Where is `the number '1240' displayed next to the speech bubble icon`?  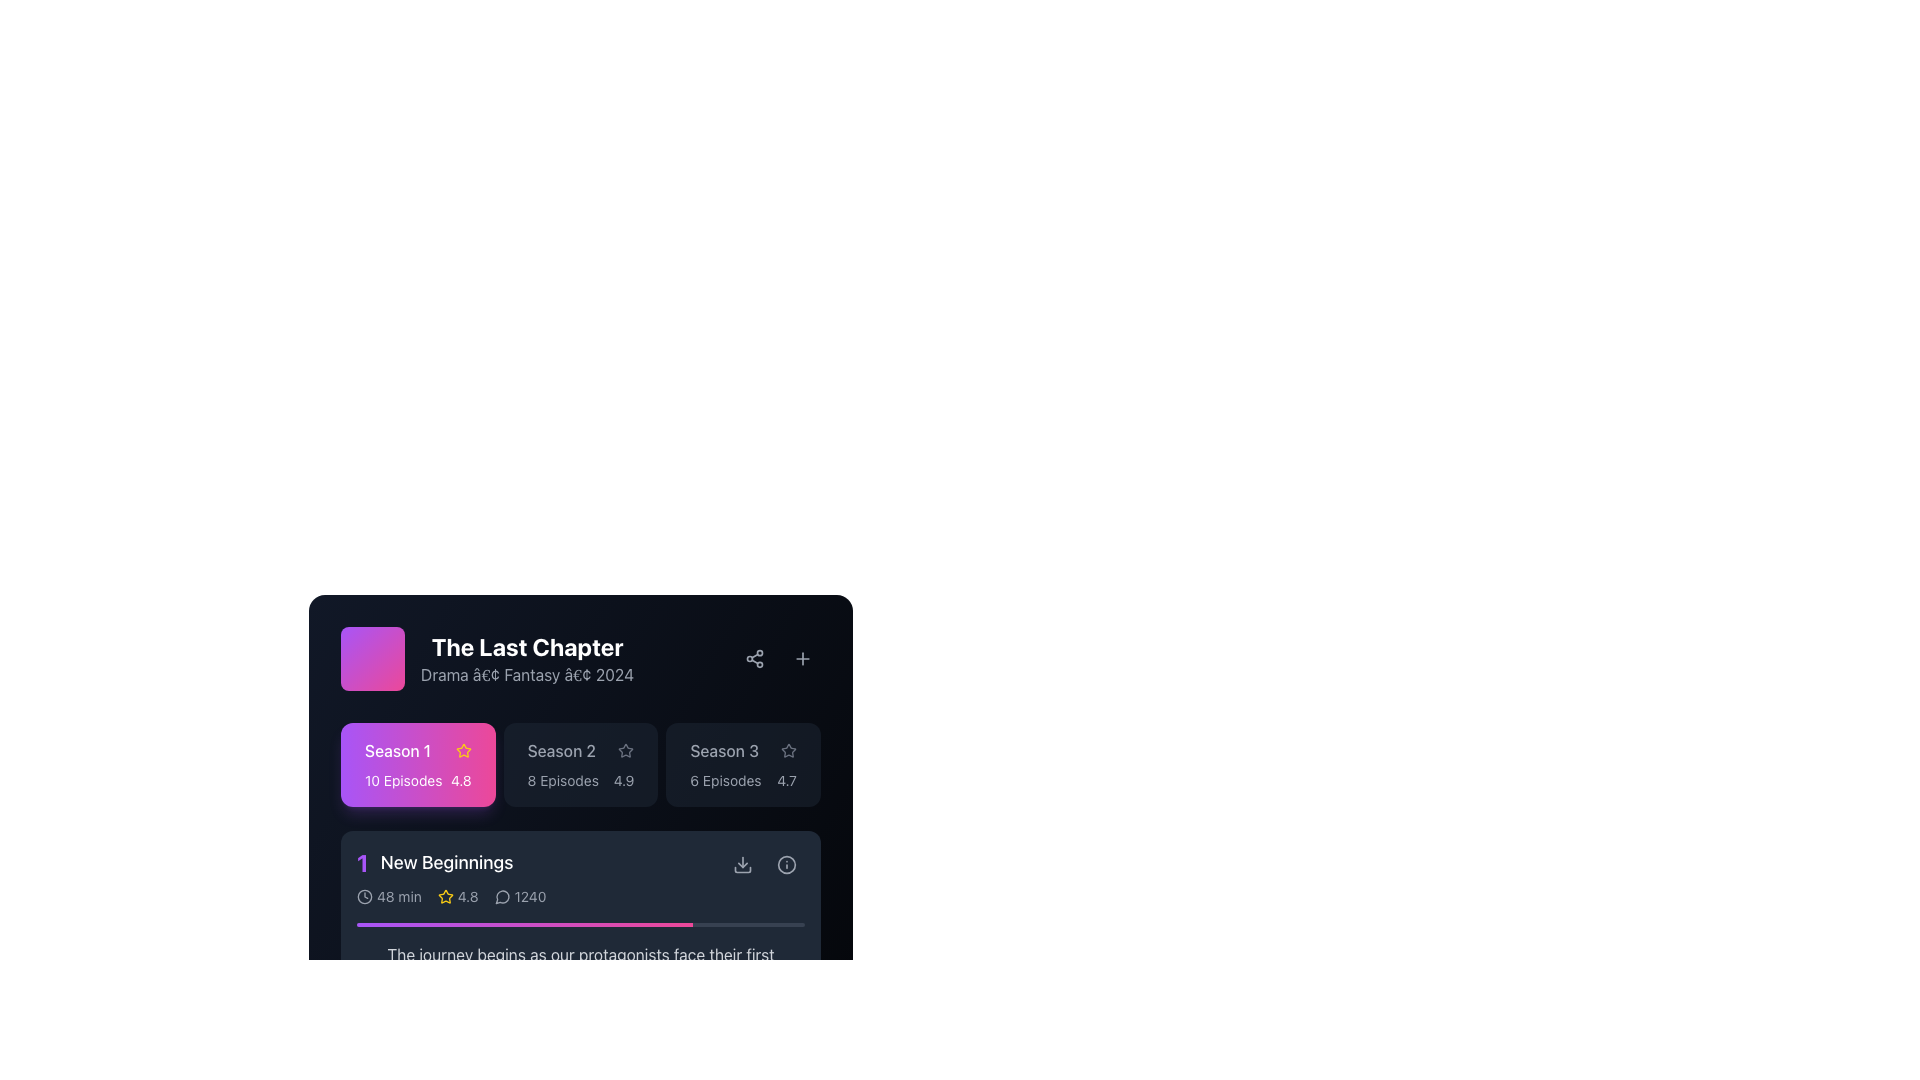
the number '1240' displayed next to the speech bubble icon is located at coordinates (520, 896).